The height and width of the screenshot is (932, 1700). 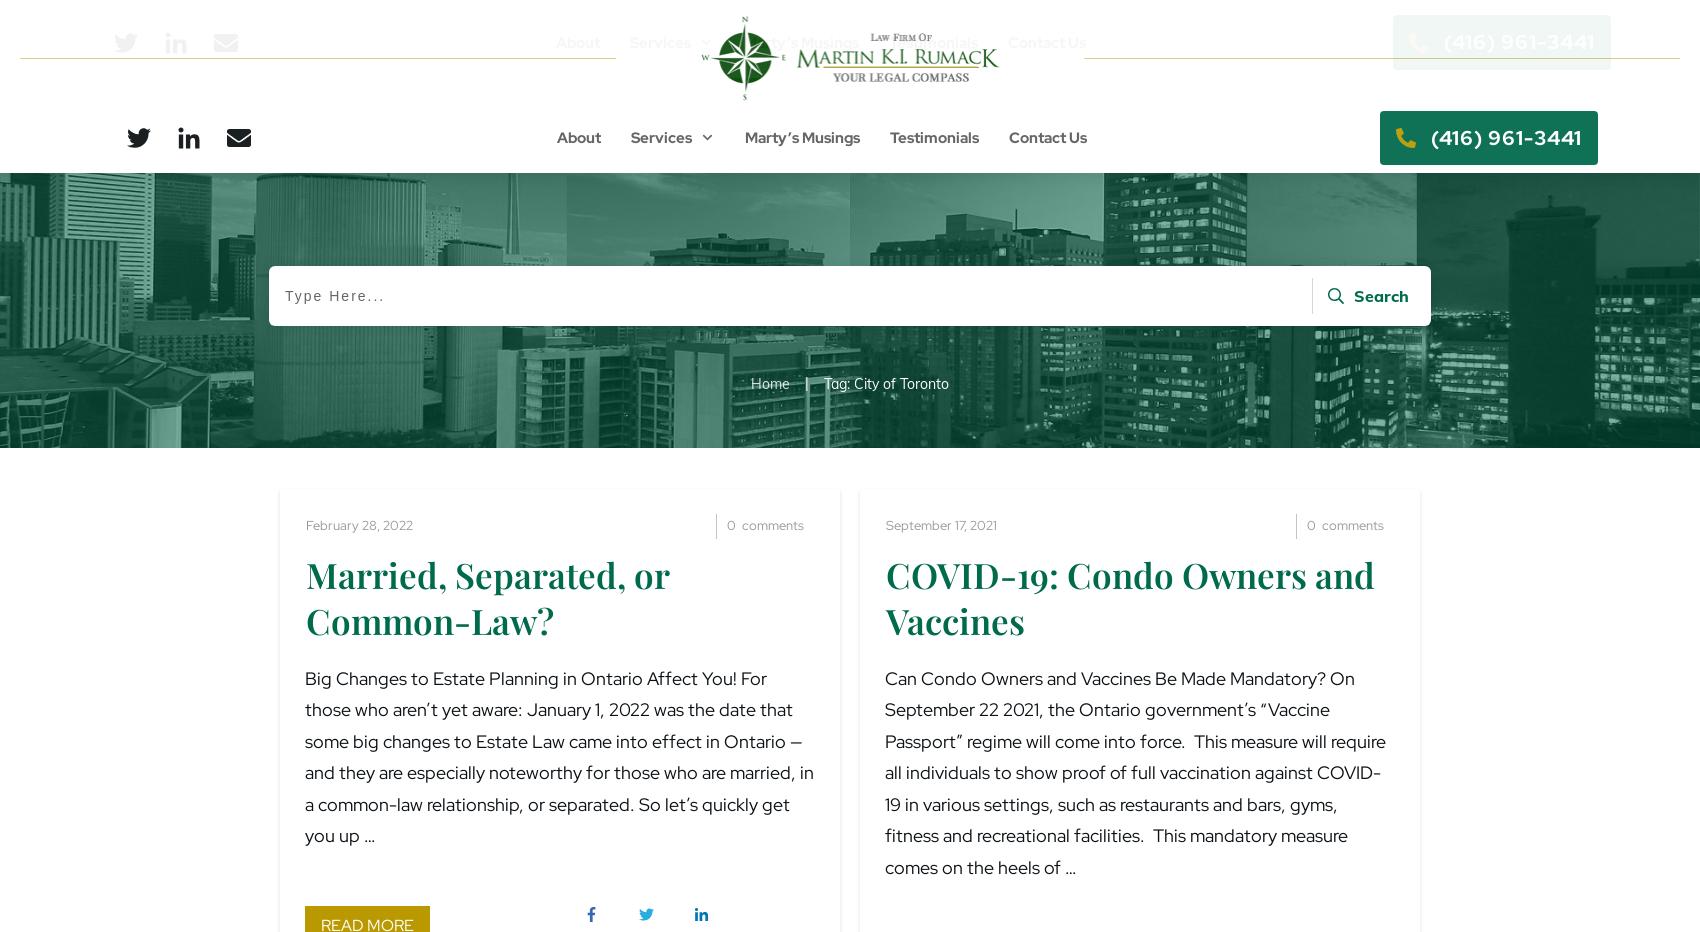 I want to click on 'Home', so click(x=750, y=381).